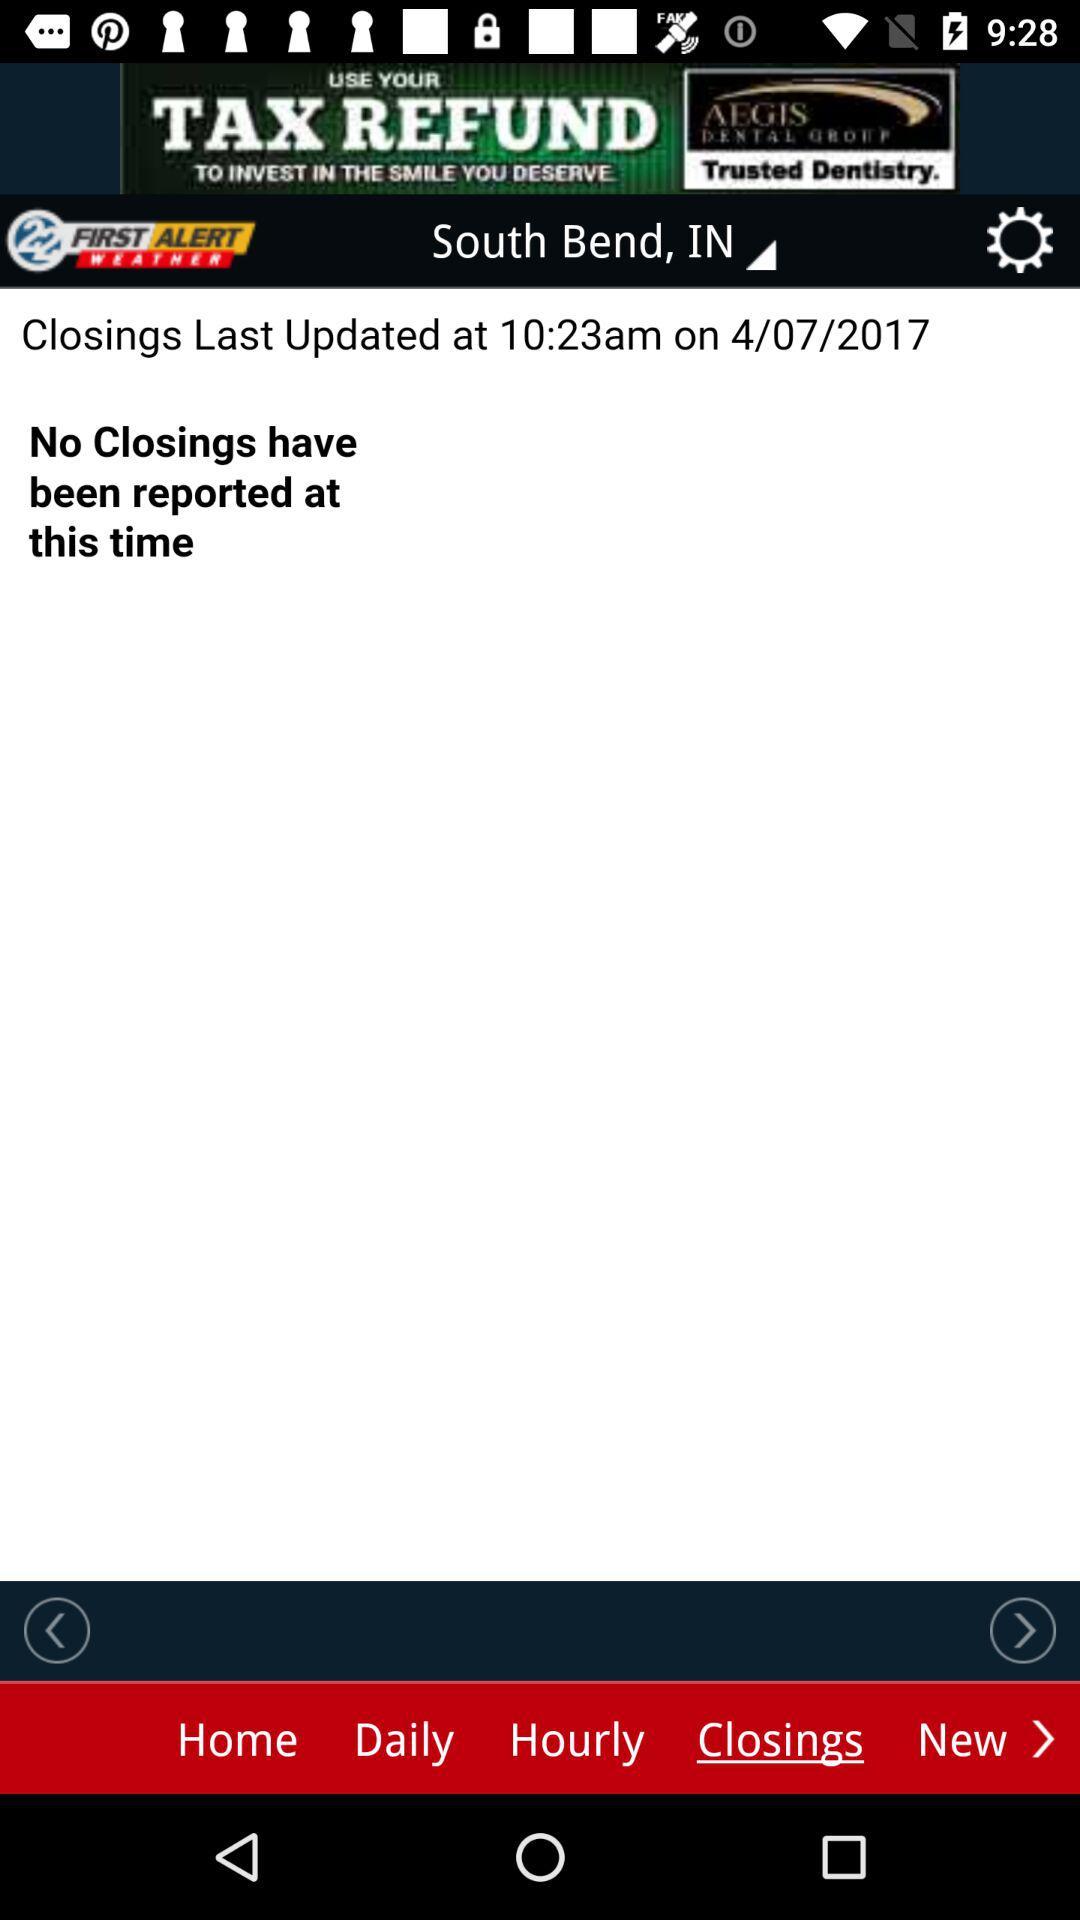 The height and width of the screenshot is (1920, 1080). I want to click on south bend, in, so click(617, 240).